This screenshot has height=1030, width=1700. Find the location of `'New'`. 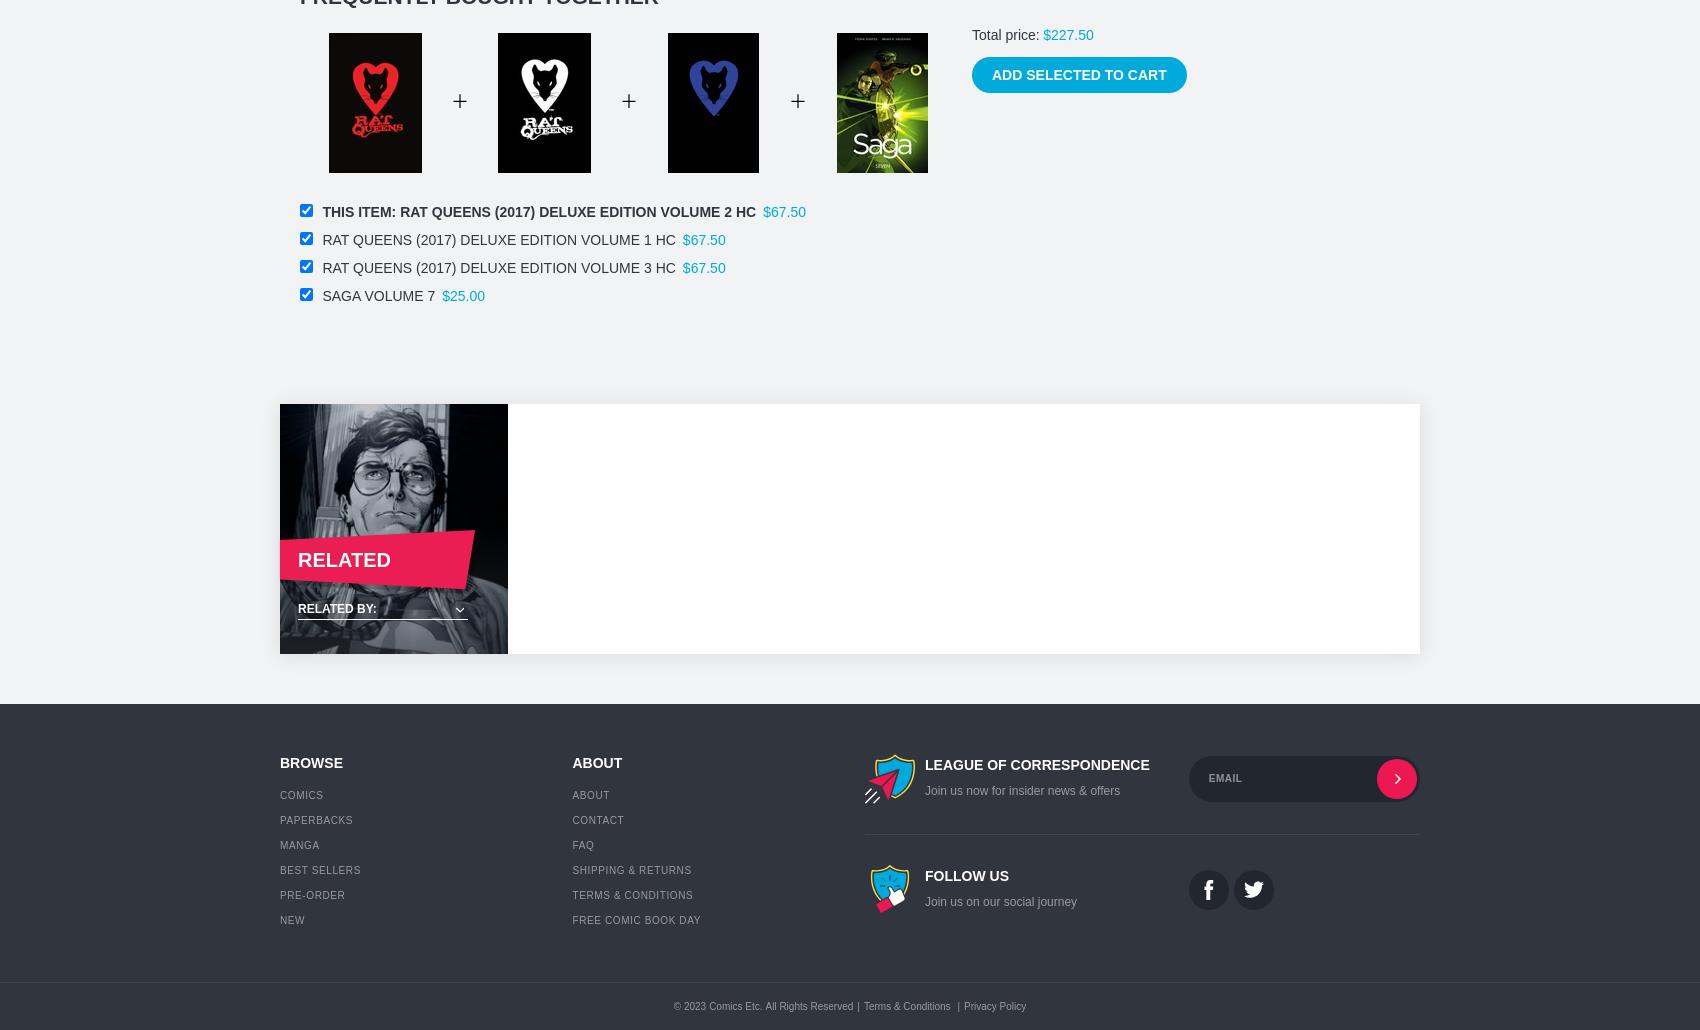

'New' is located at coordinates (292, 919).